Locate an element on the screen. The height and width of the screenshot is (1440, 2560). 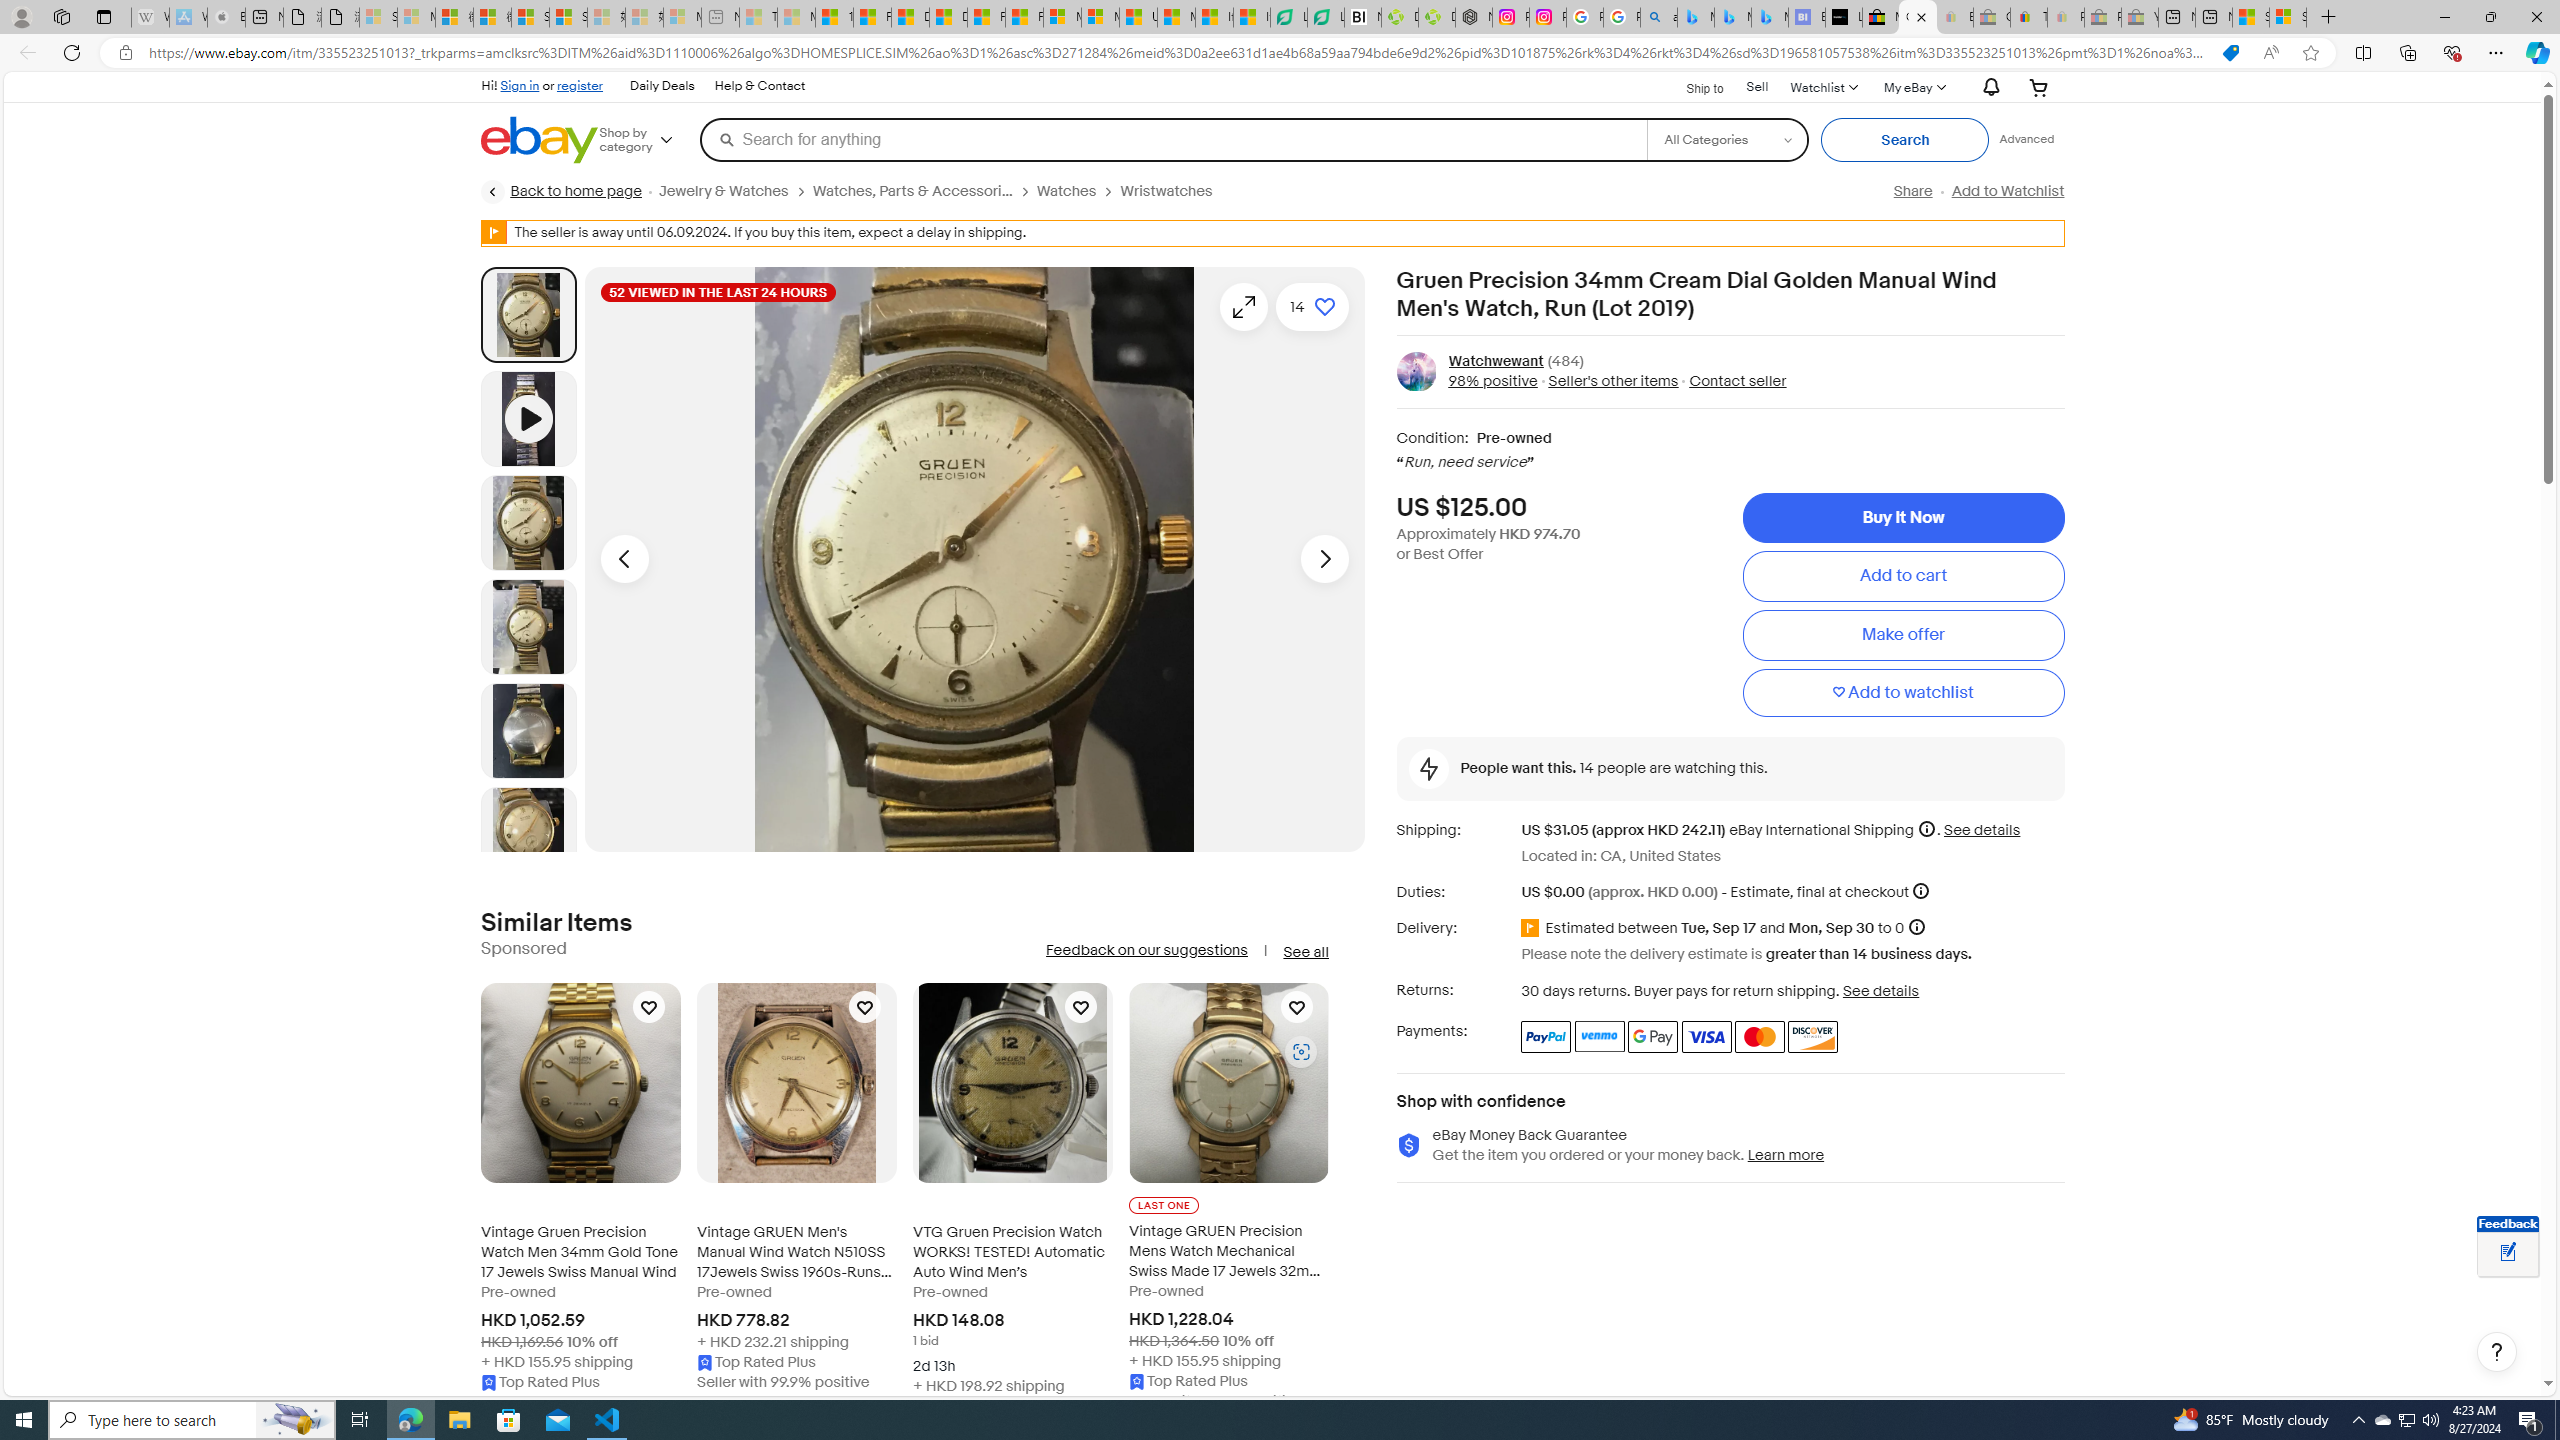
'Wikipedia - Sleeping' is located at coordinates (150, 16).